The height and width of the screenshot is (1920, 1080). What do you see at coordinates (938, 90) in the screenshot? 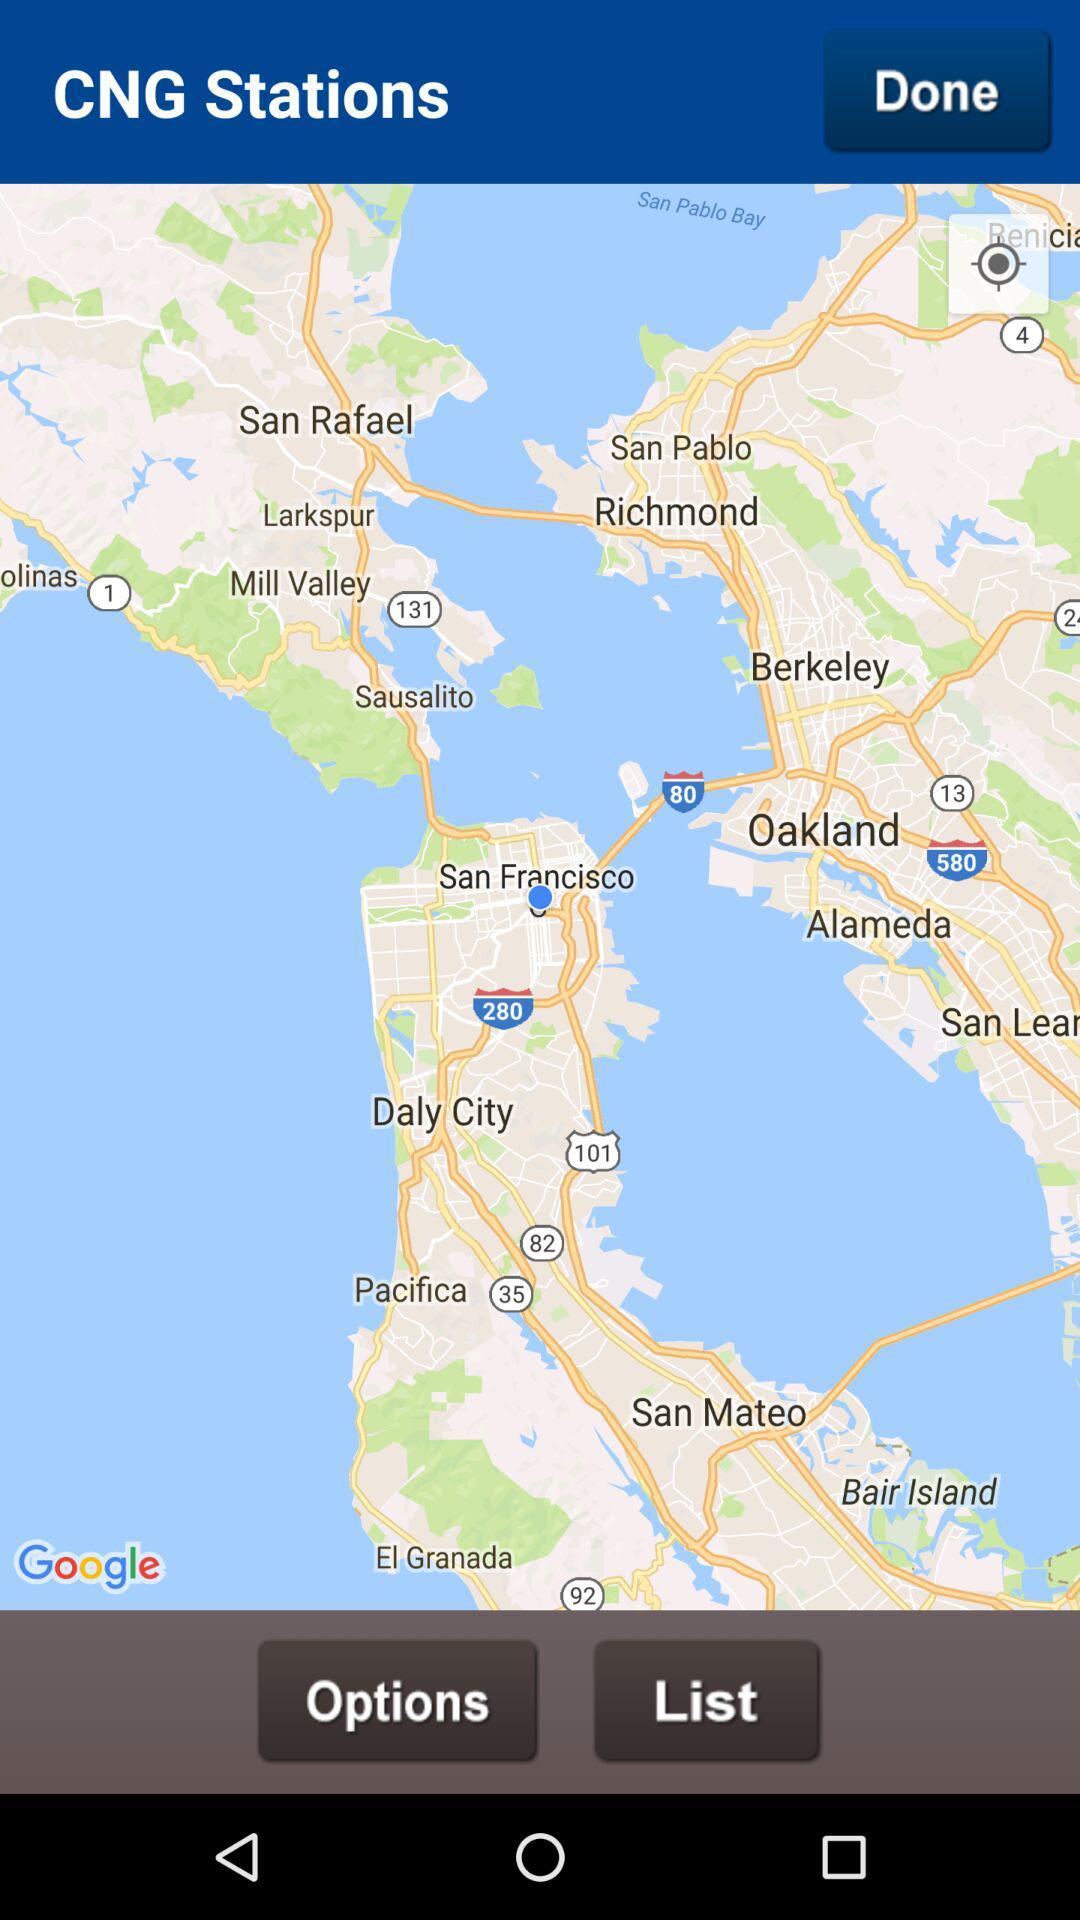
I see `done option` at bounding box center [938, 90].